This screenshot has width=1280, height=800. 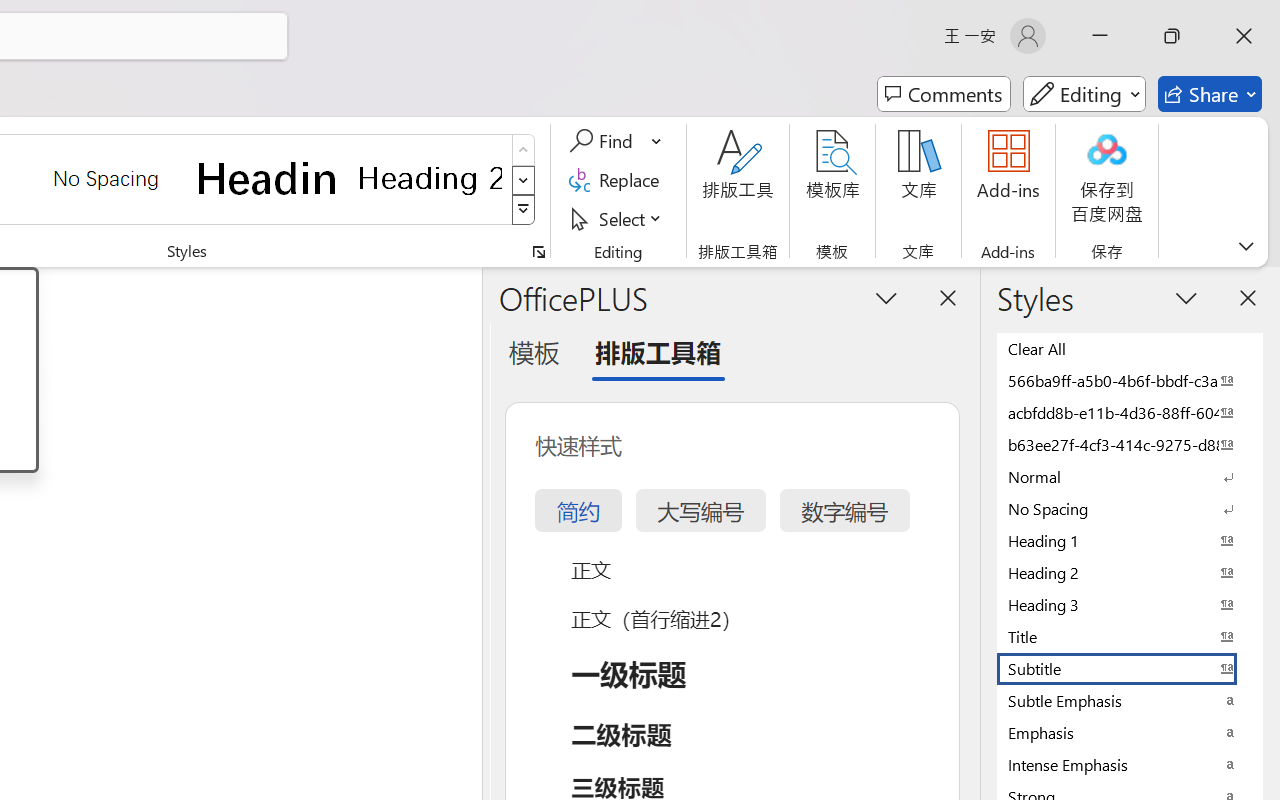 What do you see at coordinates (1172, 35) in the screenshot?
I see `'Restore Down'` at bounding box center [1172, 35].